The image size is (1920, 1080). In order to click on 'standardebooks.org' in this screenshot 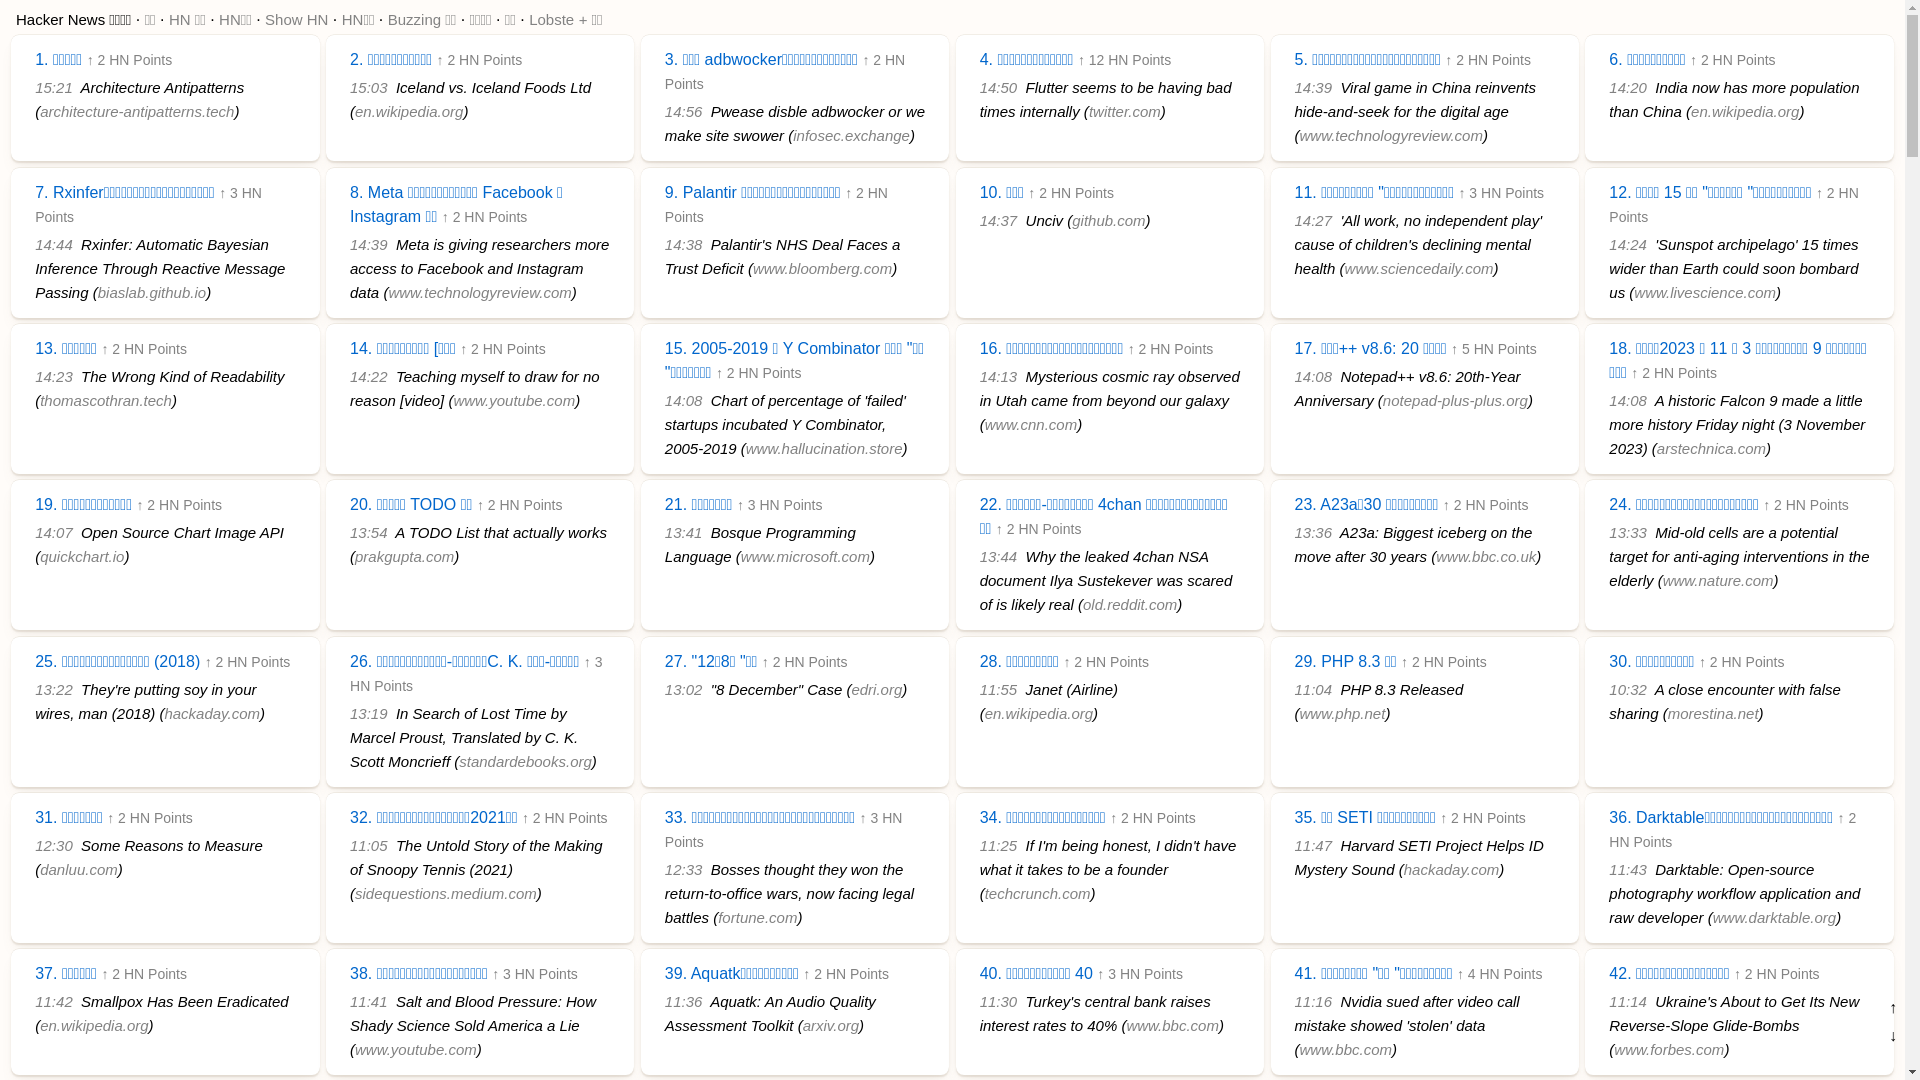, I will do `click(525, 761)`.